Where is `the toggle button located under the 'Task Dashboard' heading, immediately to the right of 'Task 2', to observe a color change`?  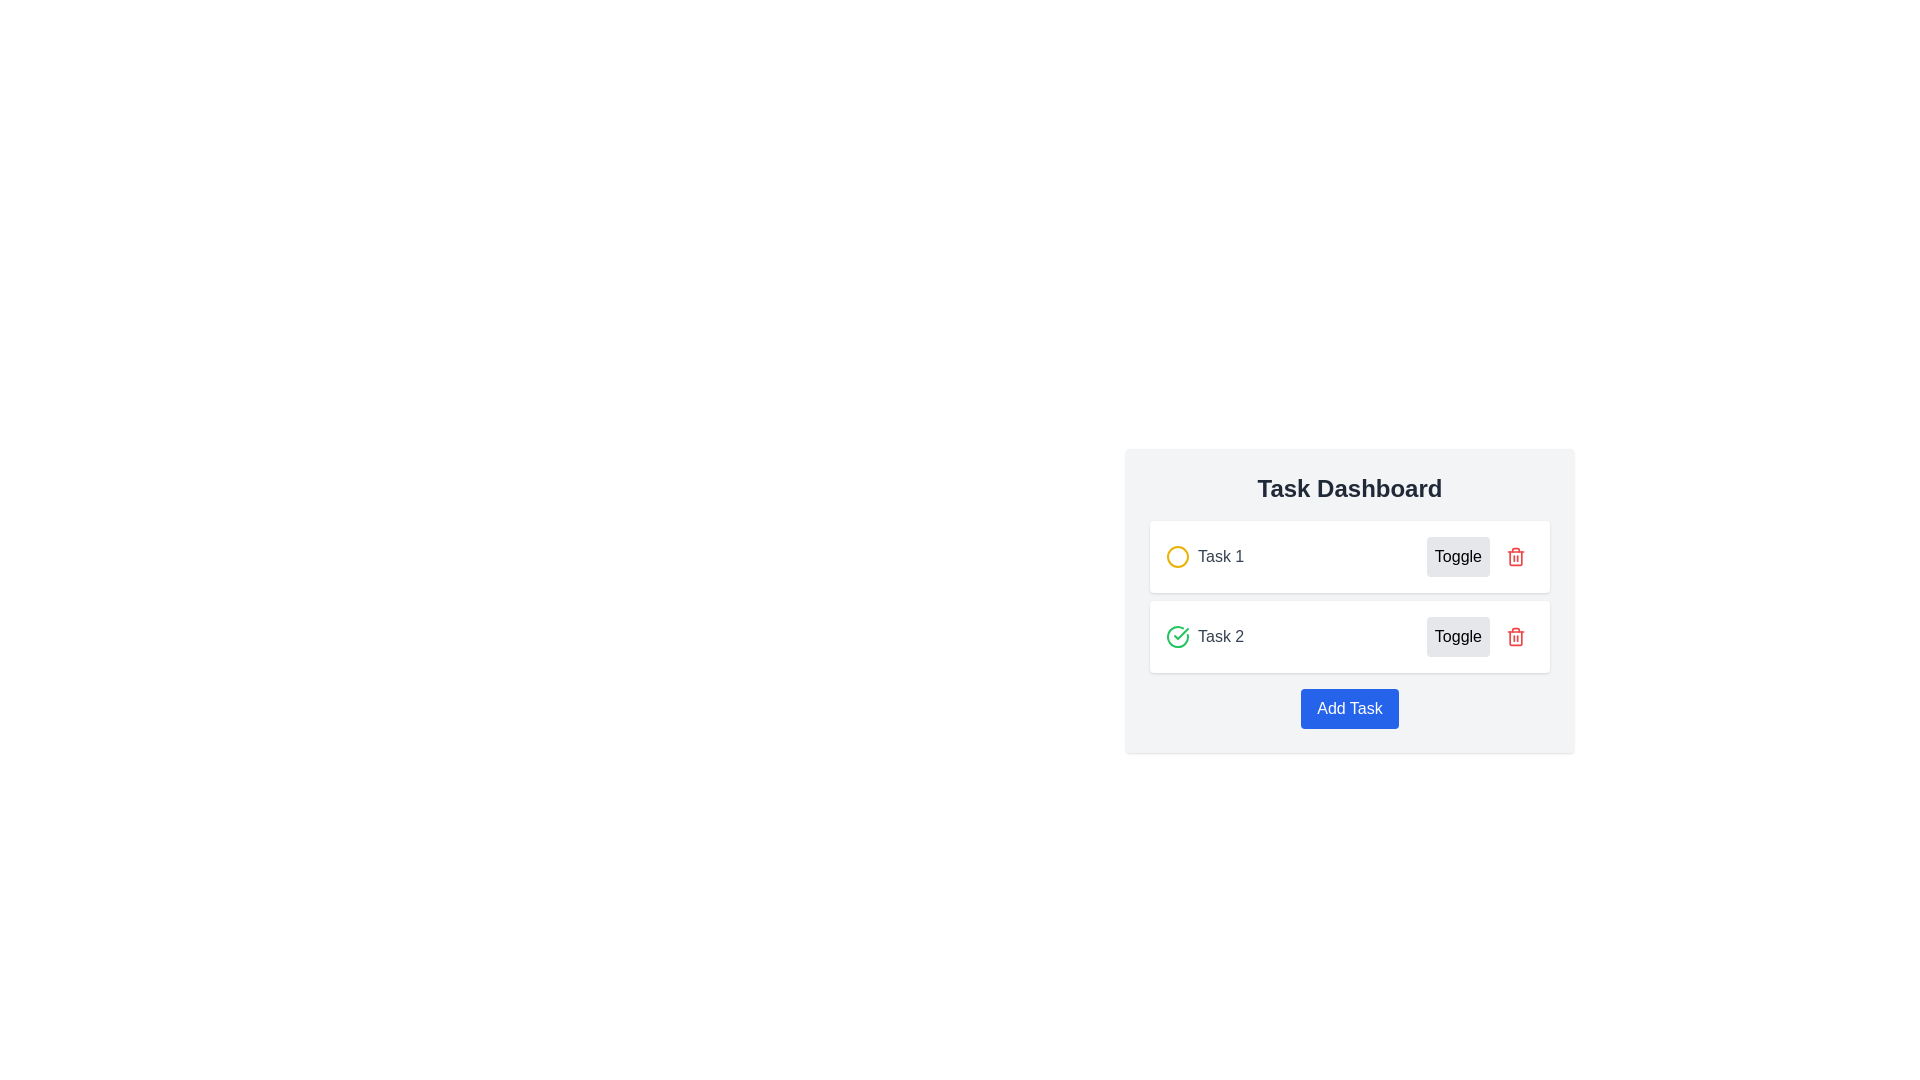
the toggle button located under the 'Task Dashboard' heading, immediately to the right of 'Task 2', to observe a color change is located at coordinates (1458, 636).